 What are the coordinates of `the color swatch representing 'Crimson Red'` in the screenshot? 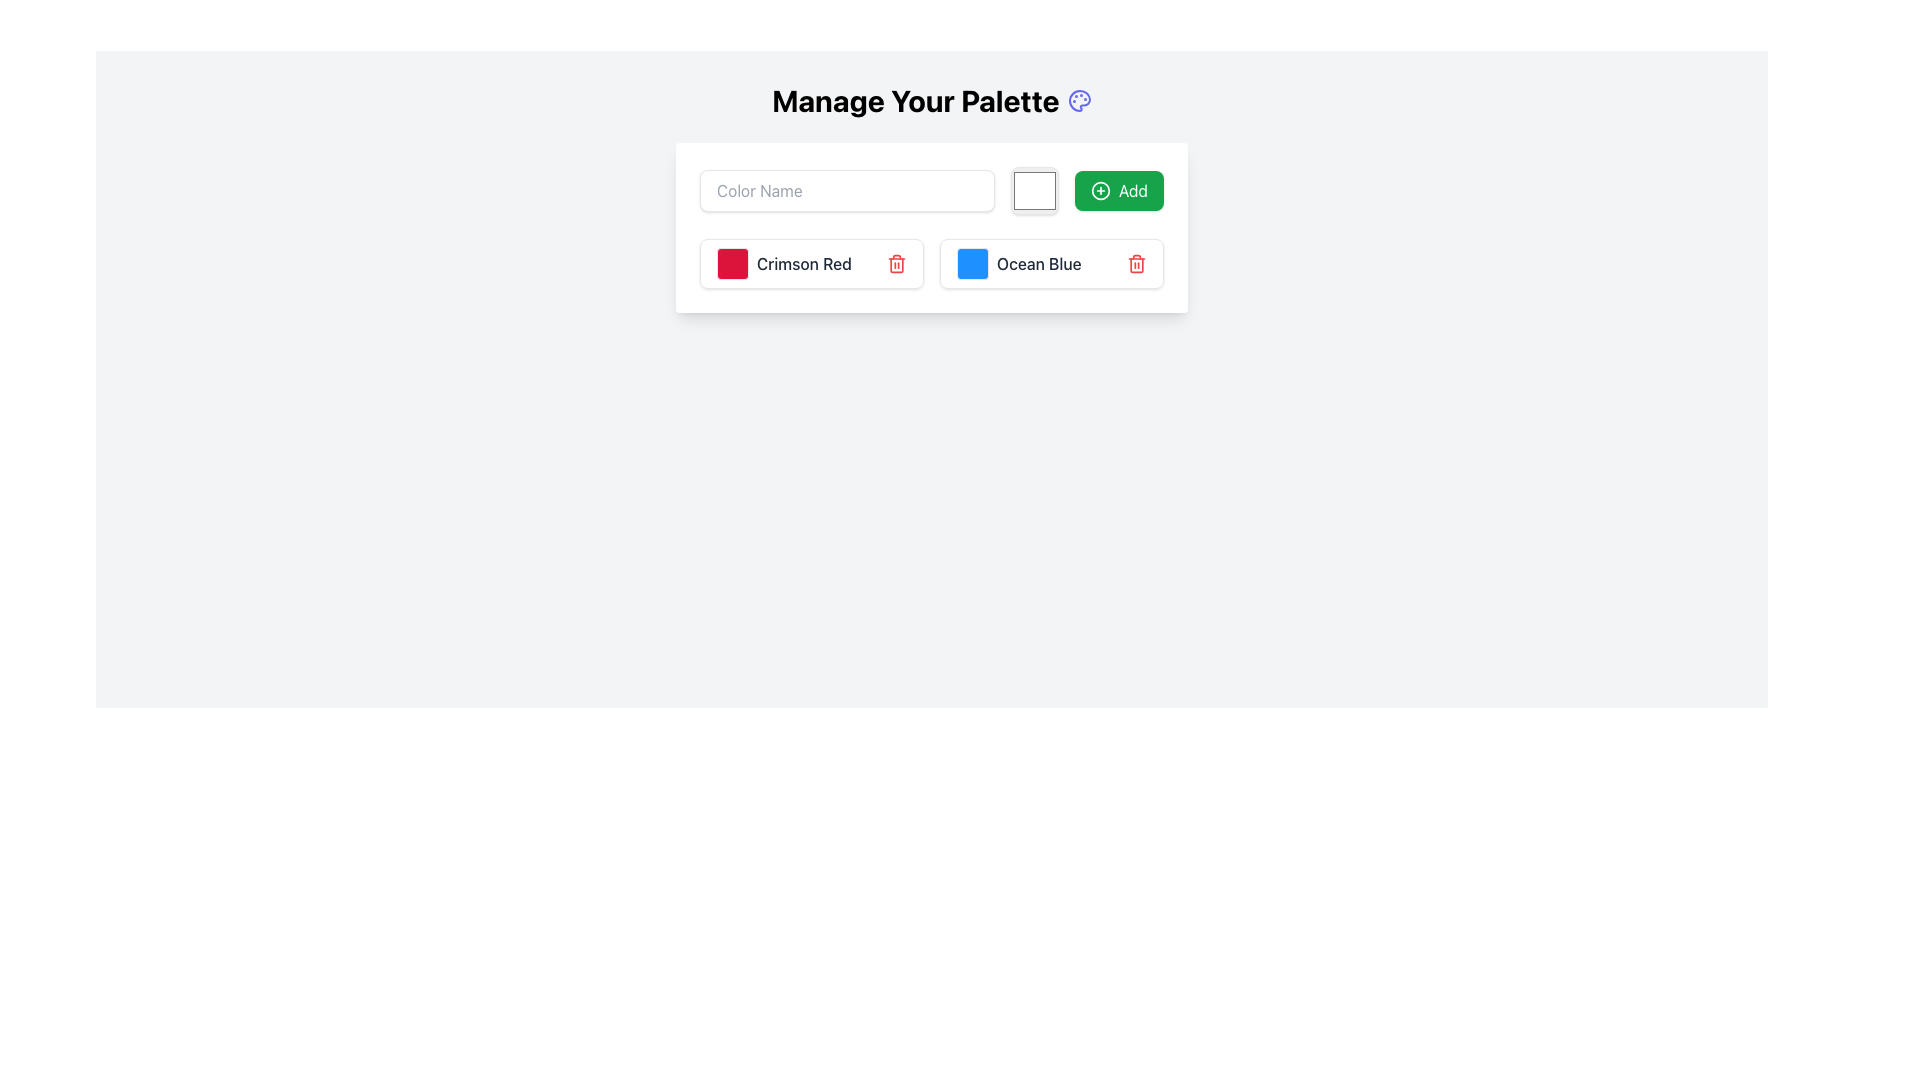 It's located at (732, 262).